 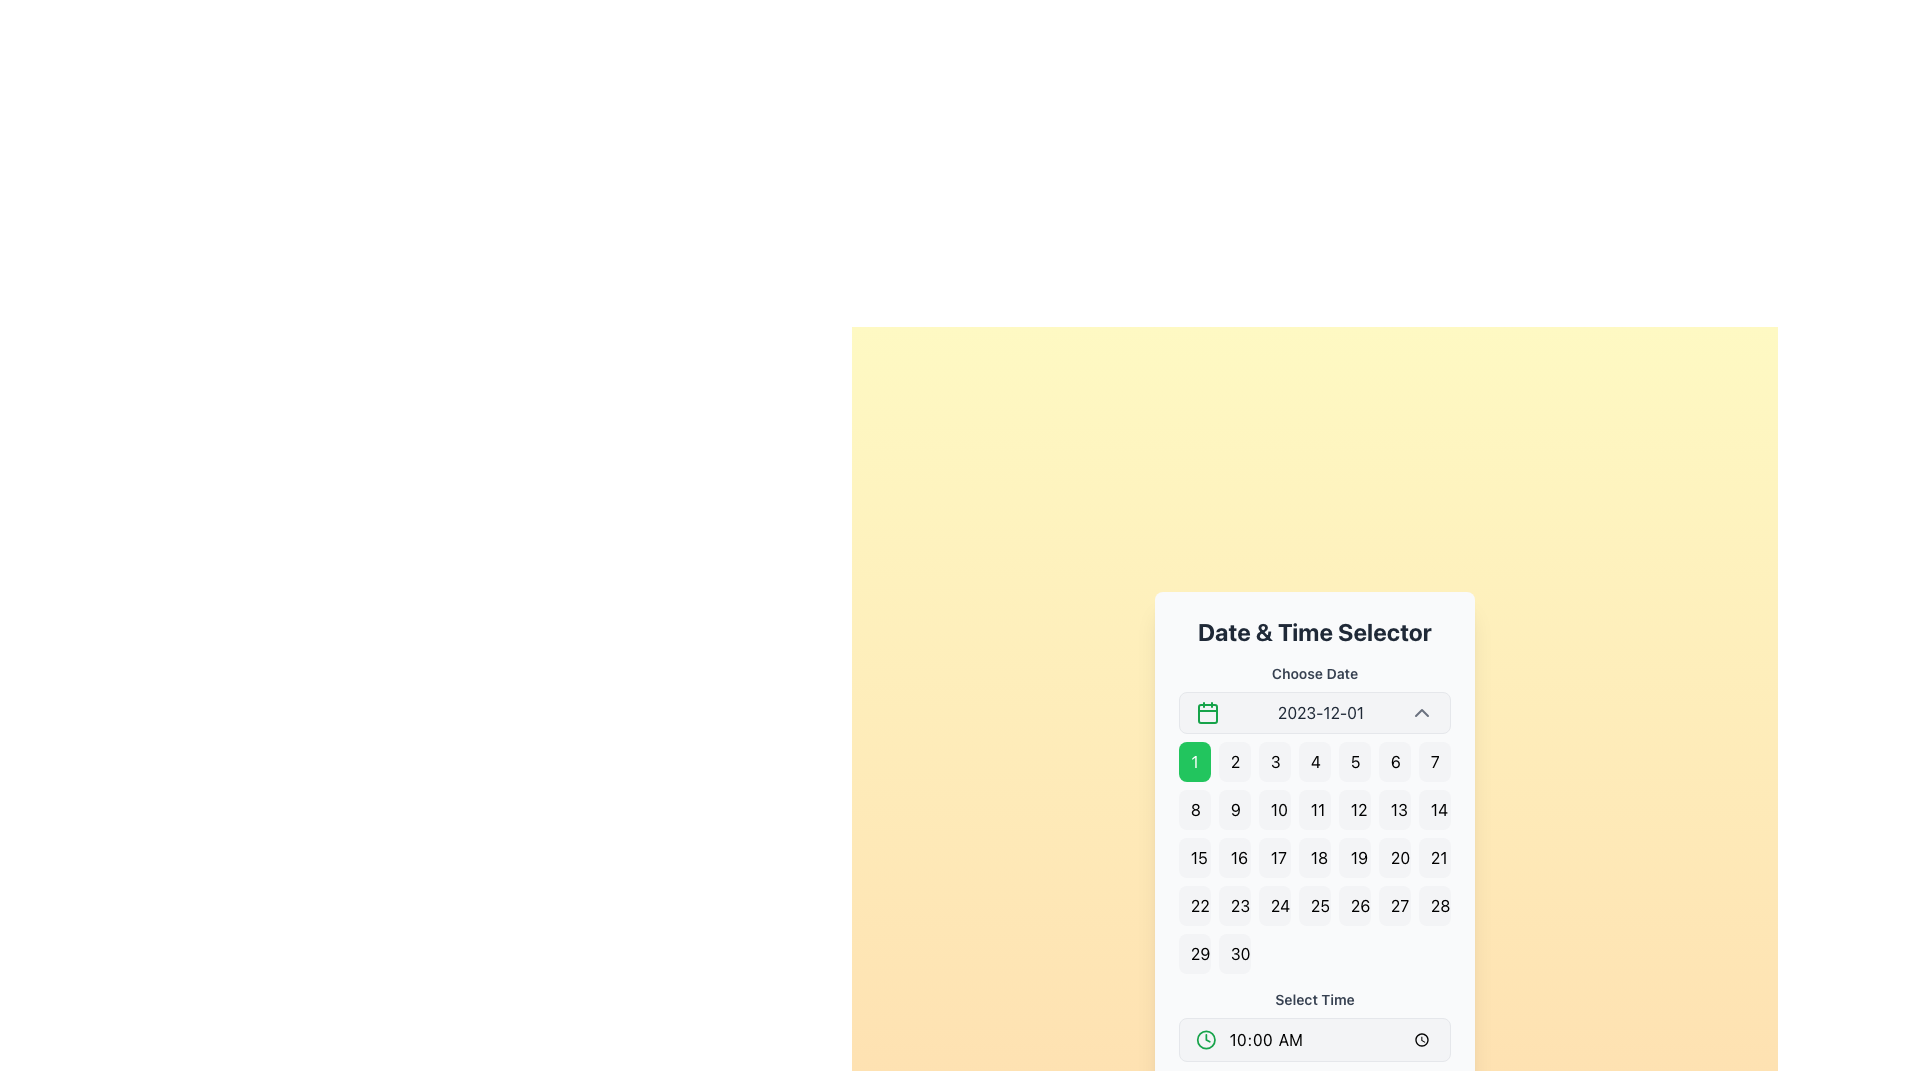 What do you see at coordinates (1195, 856) in the screenshot?
I see `the button representing the 15th day in the date-picker interface` at bounding box center [1195, 856].